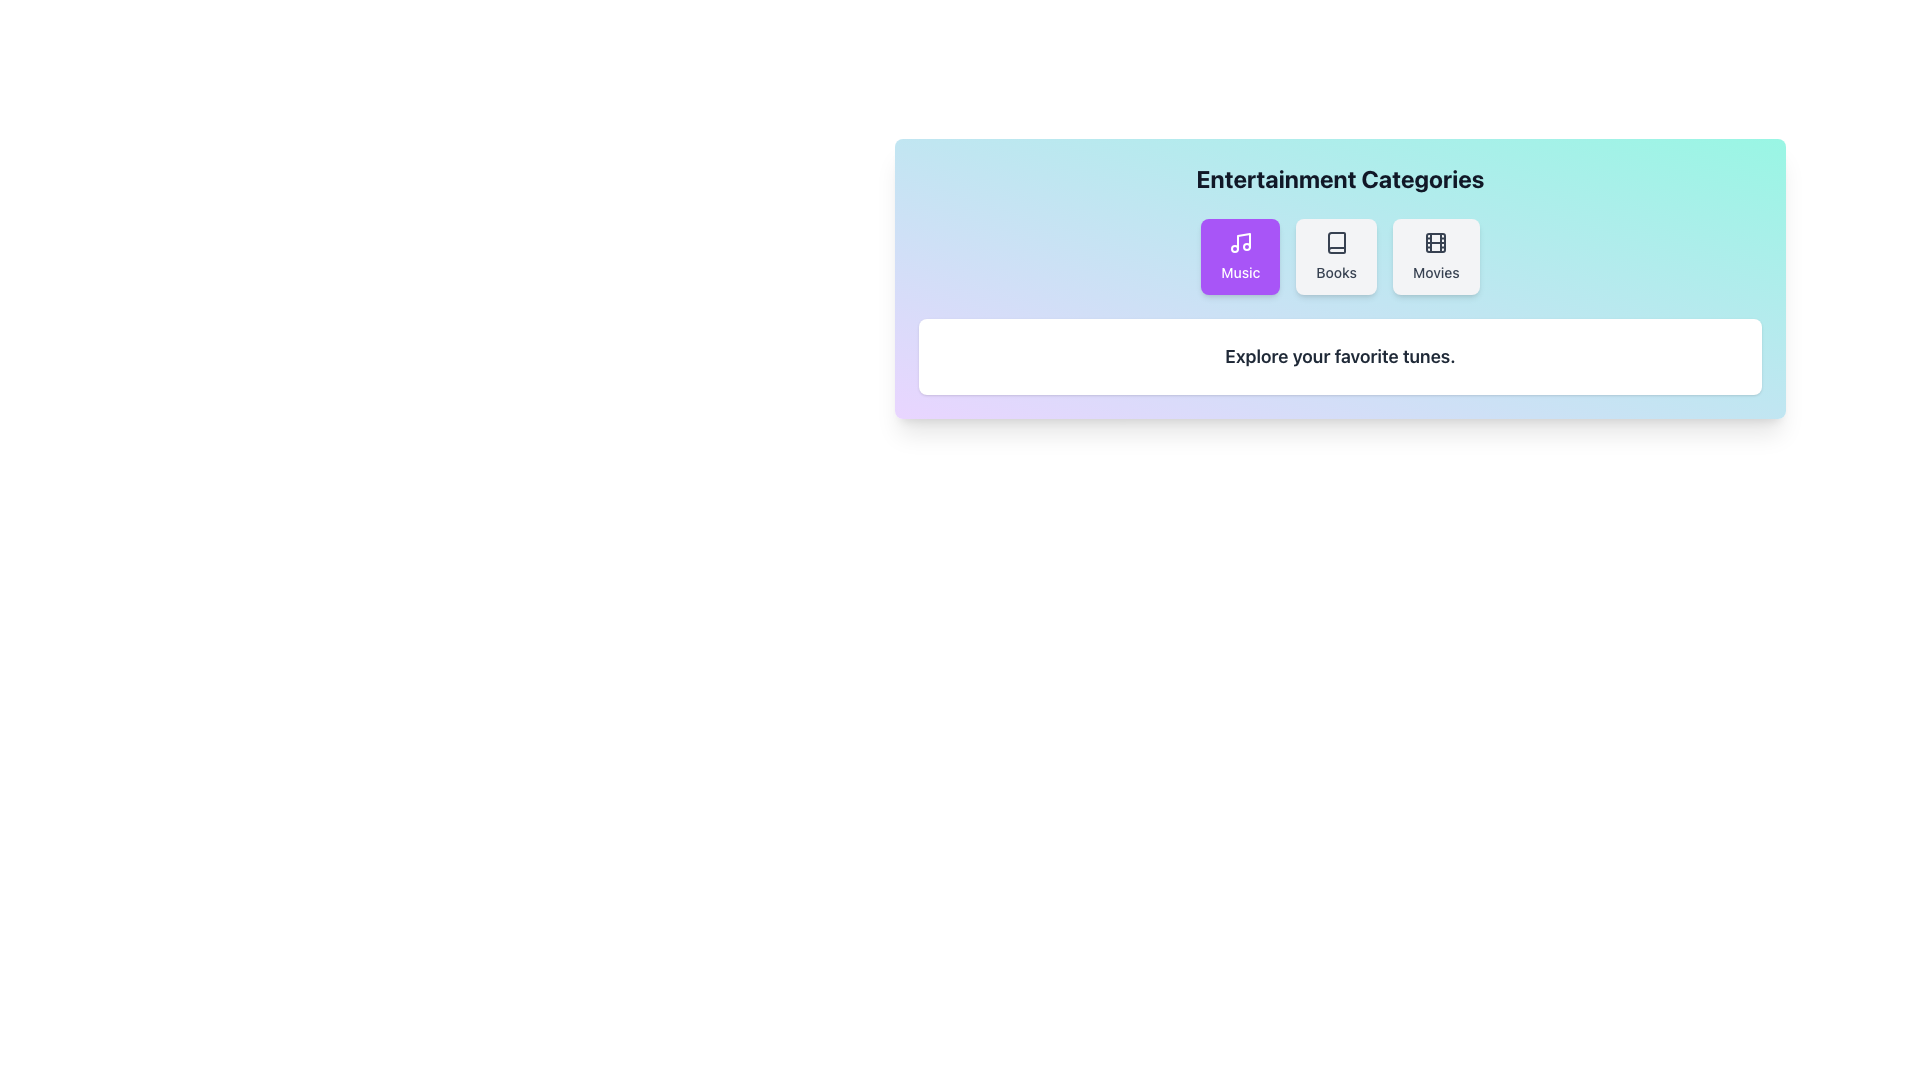  Describe the element at coordinates (1239, 273) in the screenshot. I see `the text label displaying 'Music' which is positioned below the music icon within the purple rectangular button labeled 'Music'` at that location.